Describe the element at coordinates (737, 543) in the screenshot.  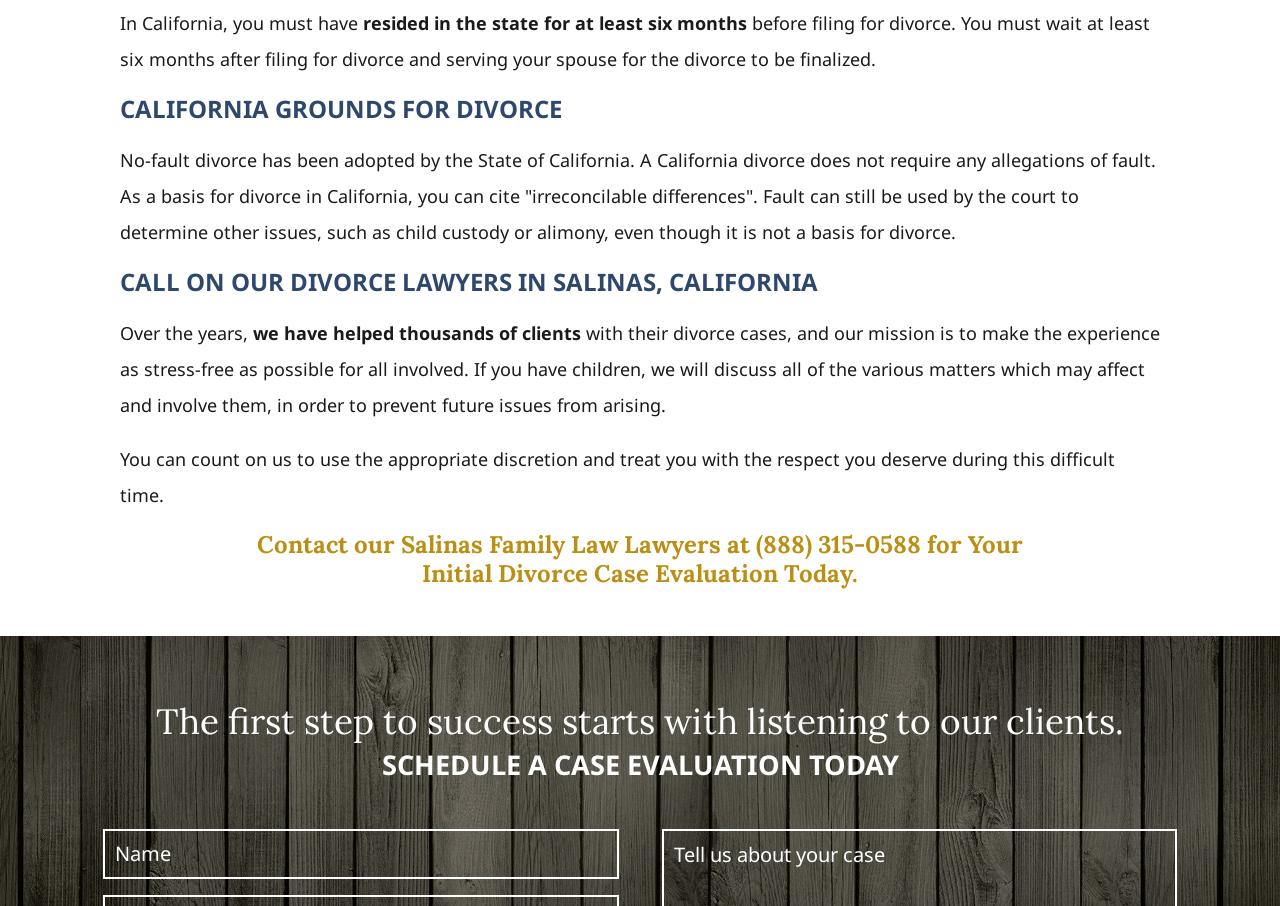
I see `'at'` at that location.